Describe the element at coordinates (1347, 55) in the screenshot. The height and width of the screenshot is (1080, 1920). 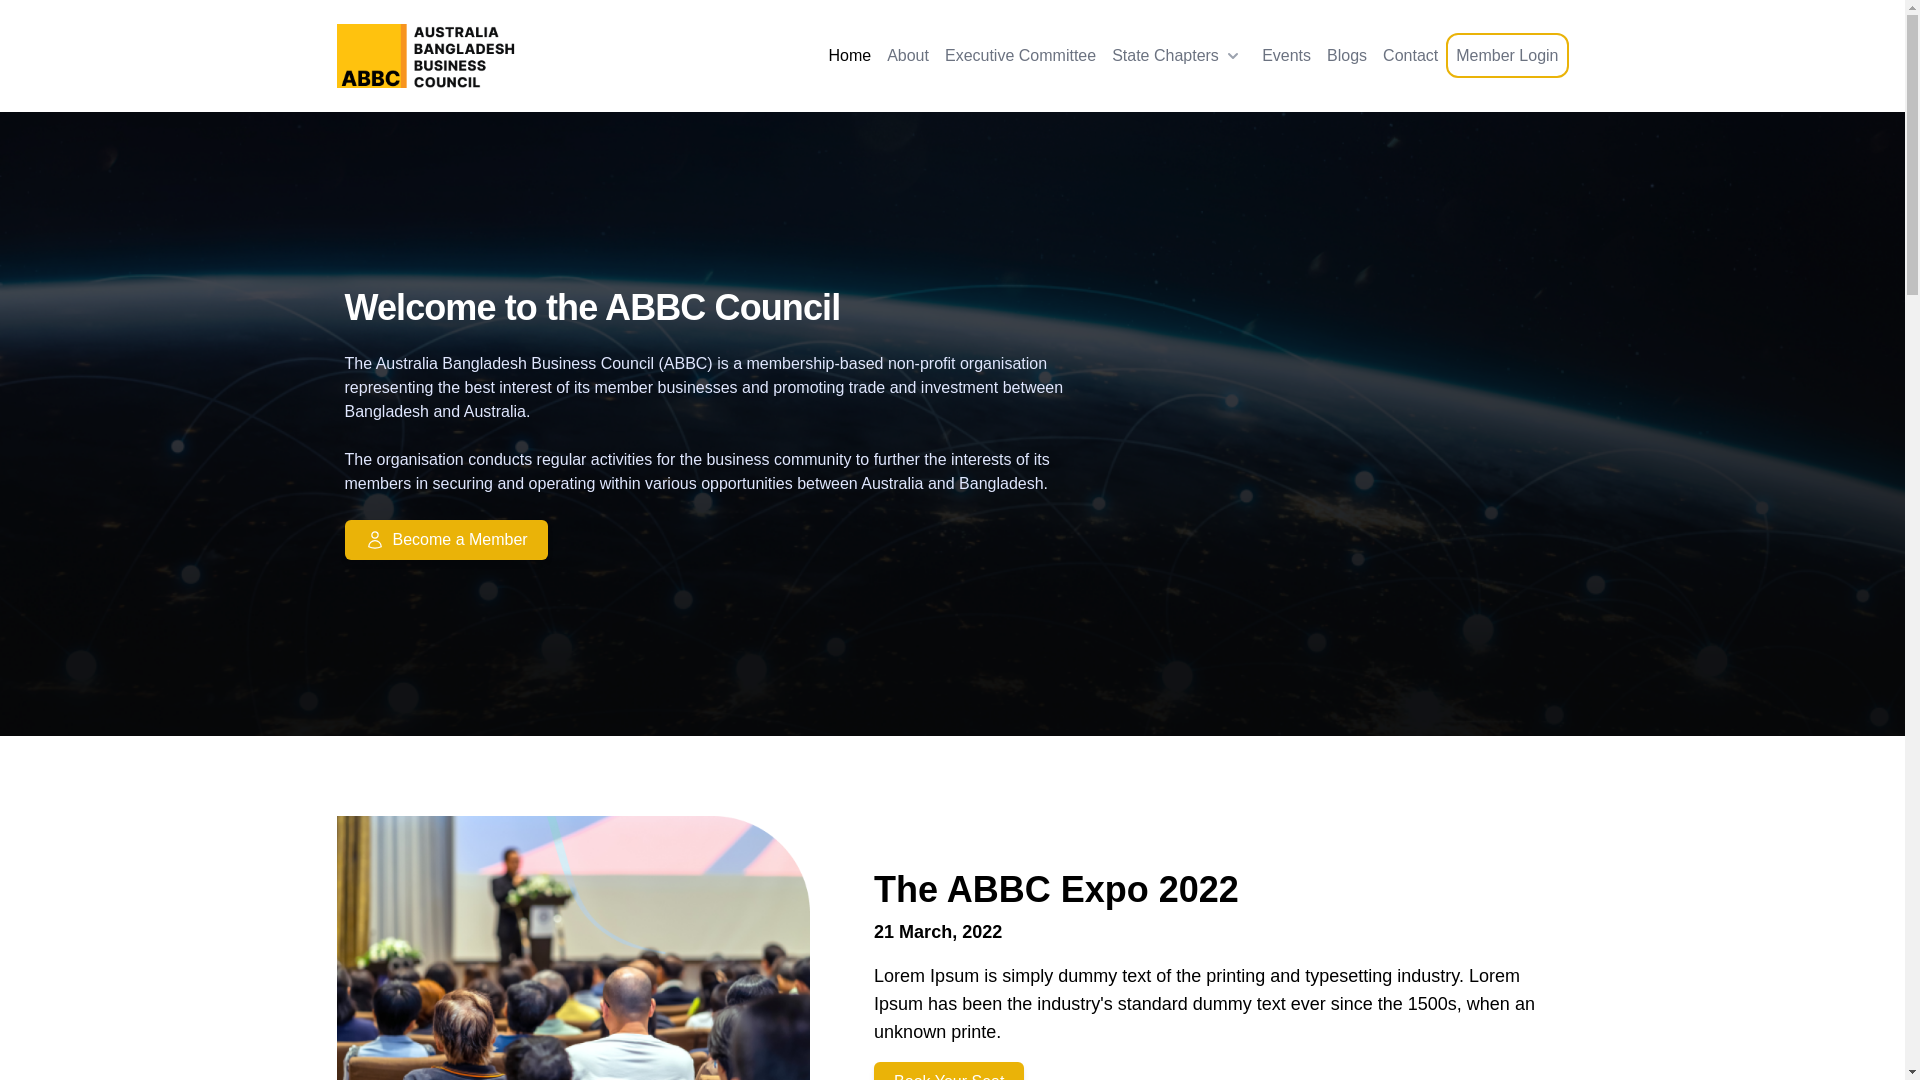
I see `'Blogs'` at that location.